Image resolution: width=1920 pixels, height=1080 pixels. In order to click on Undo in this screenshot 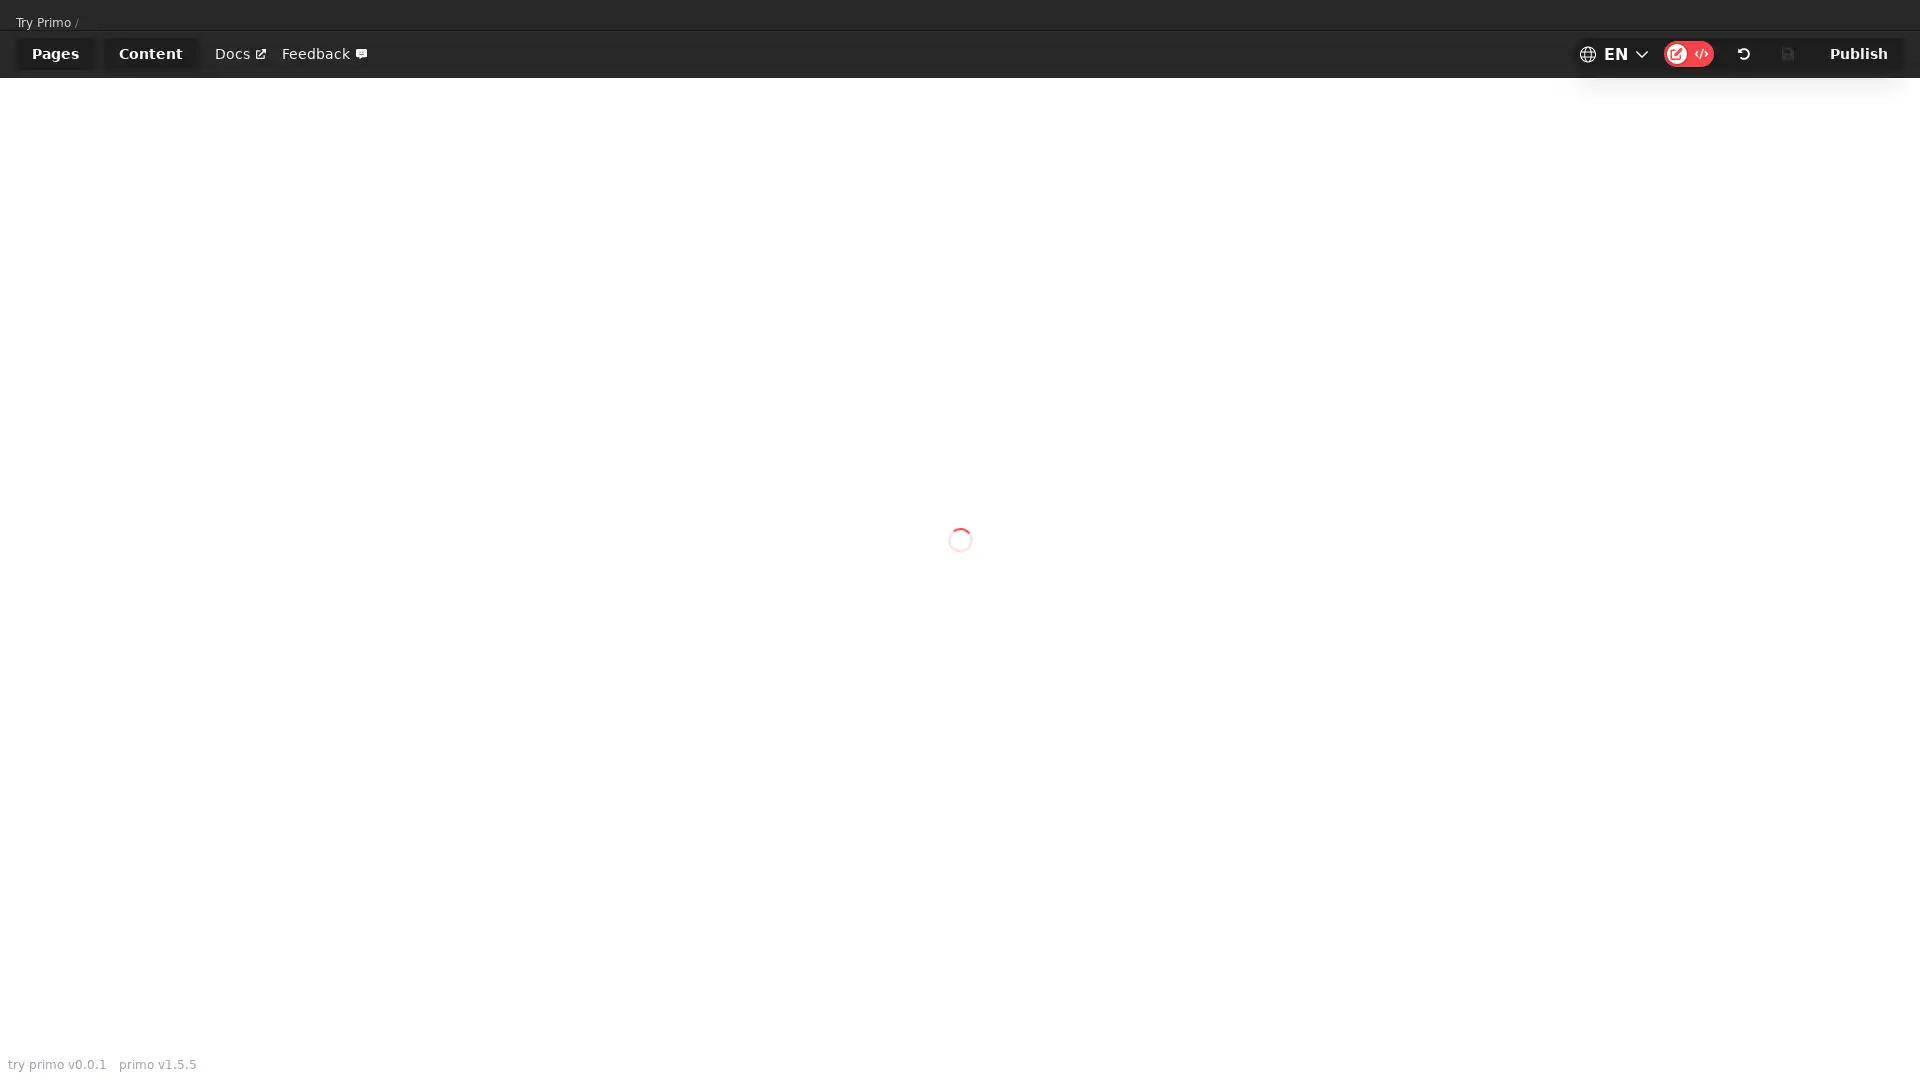, I will do `click(1742, 53)`.